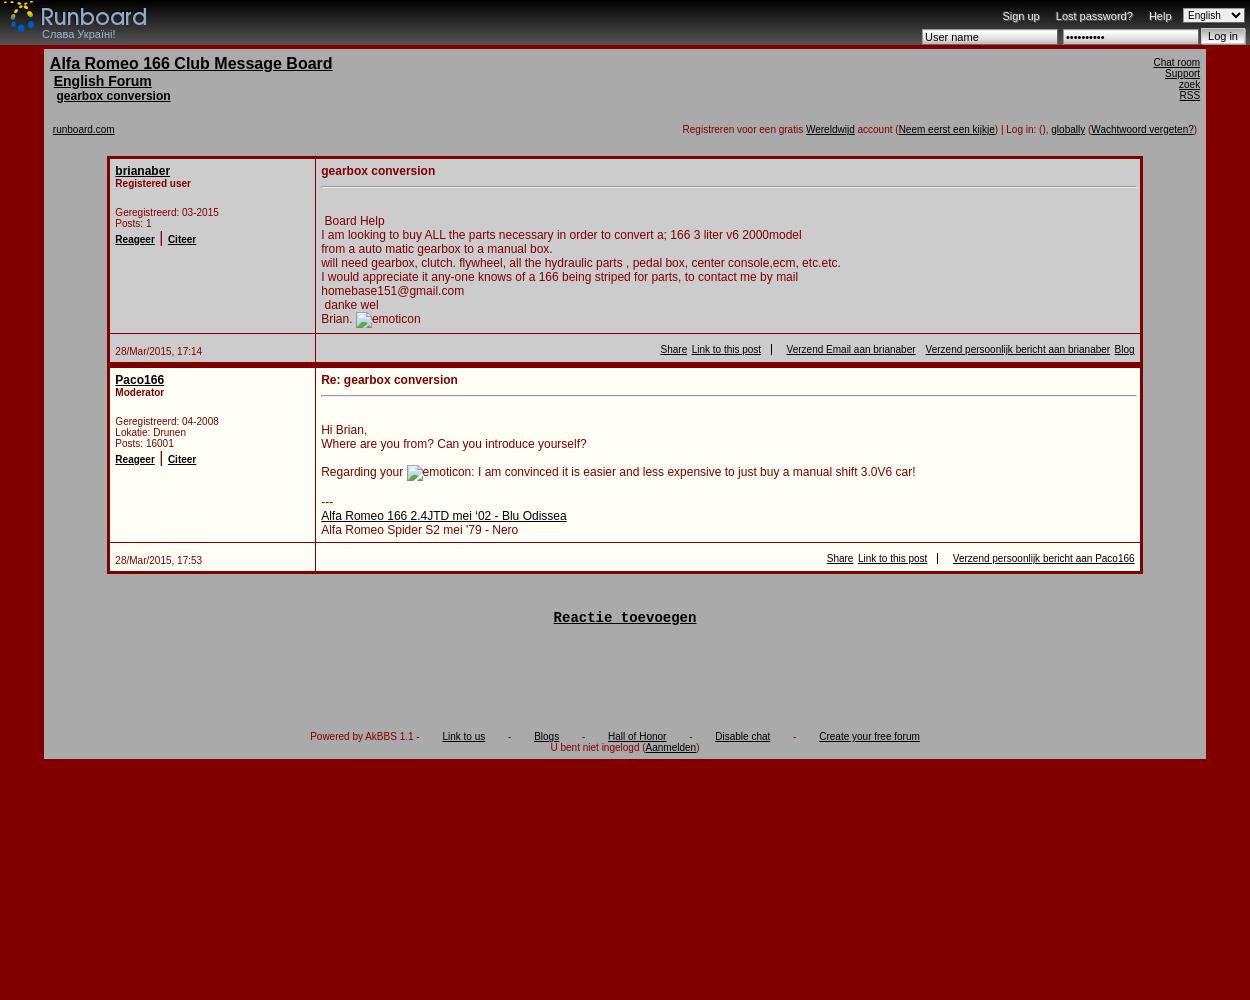 The height and width of the screenshot is (1000, 1250). What do you see at coordinates (199, 421) in the screenshot?
I see `'04-2008'` at bounding box center [199, 421].